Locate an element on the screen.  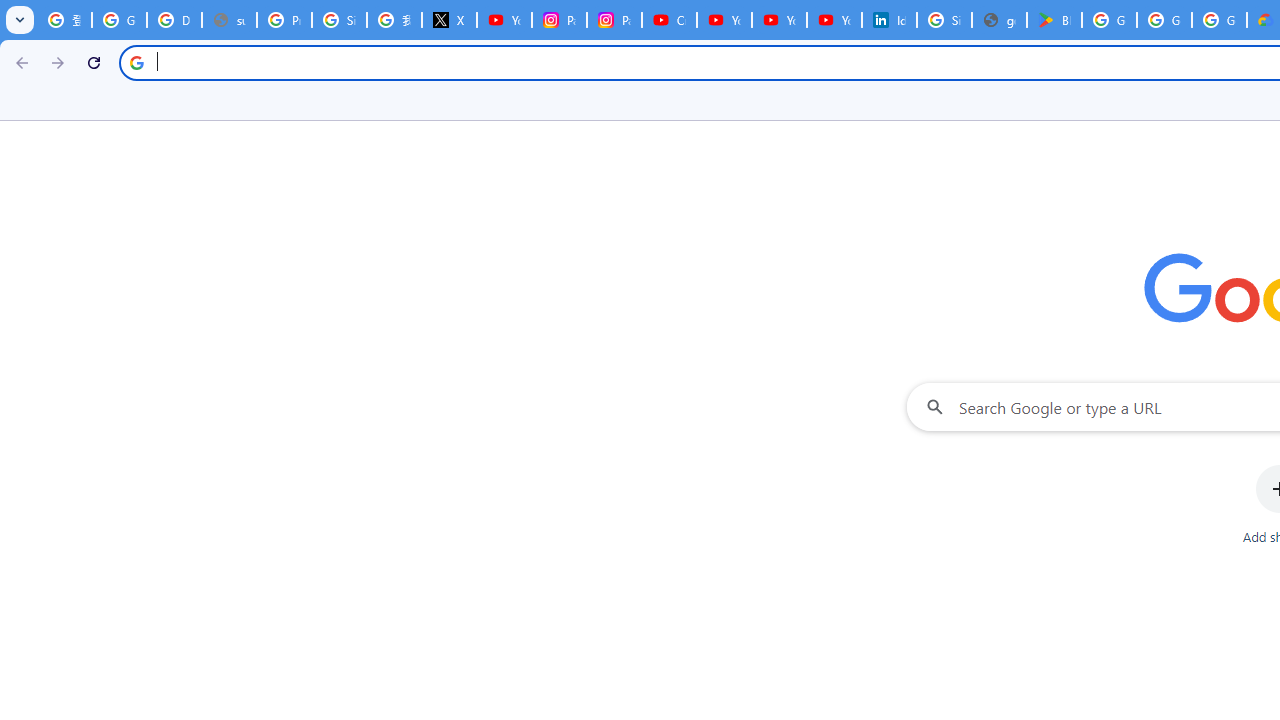
'Privacy Help Center - Policies Help' is located at coordinates (283, 20).